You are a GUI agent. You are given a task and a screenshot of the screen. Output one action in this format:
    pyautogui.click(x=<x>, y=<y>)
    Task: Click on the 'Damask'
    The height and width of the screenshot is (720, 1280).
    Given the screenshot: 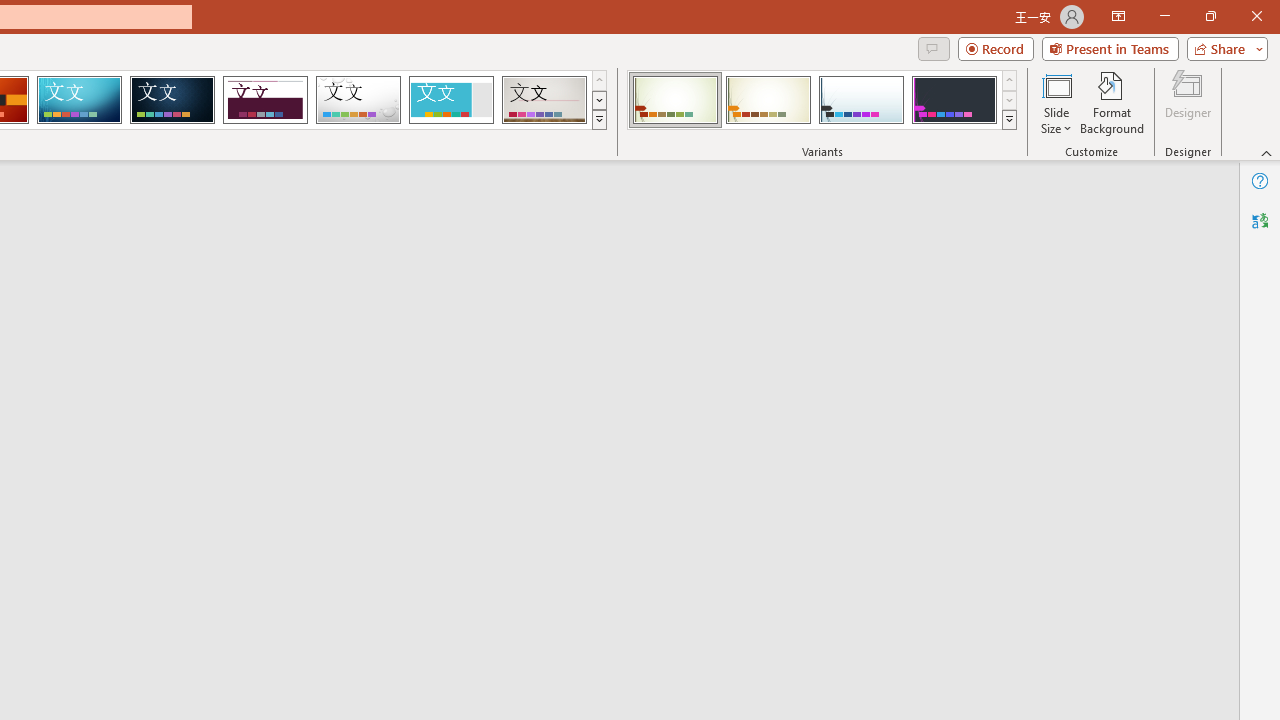 What is the action you would take?
    pyautogui.click(x=172, y=100)
    